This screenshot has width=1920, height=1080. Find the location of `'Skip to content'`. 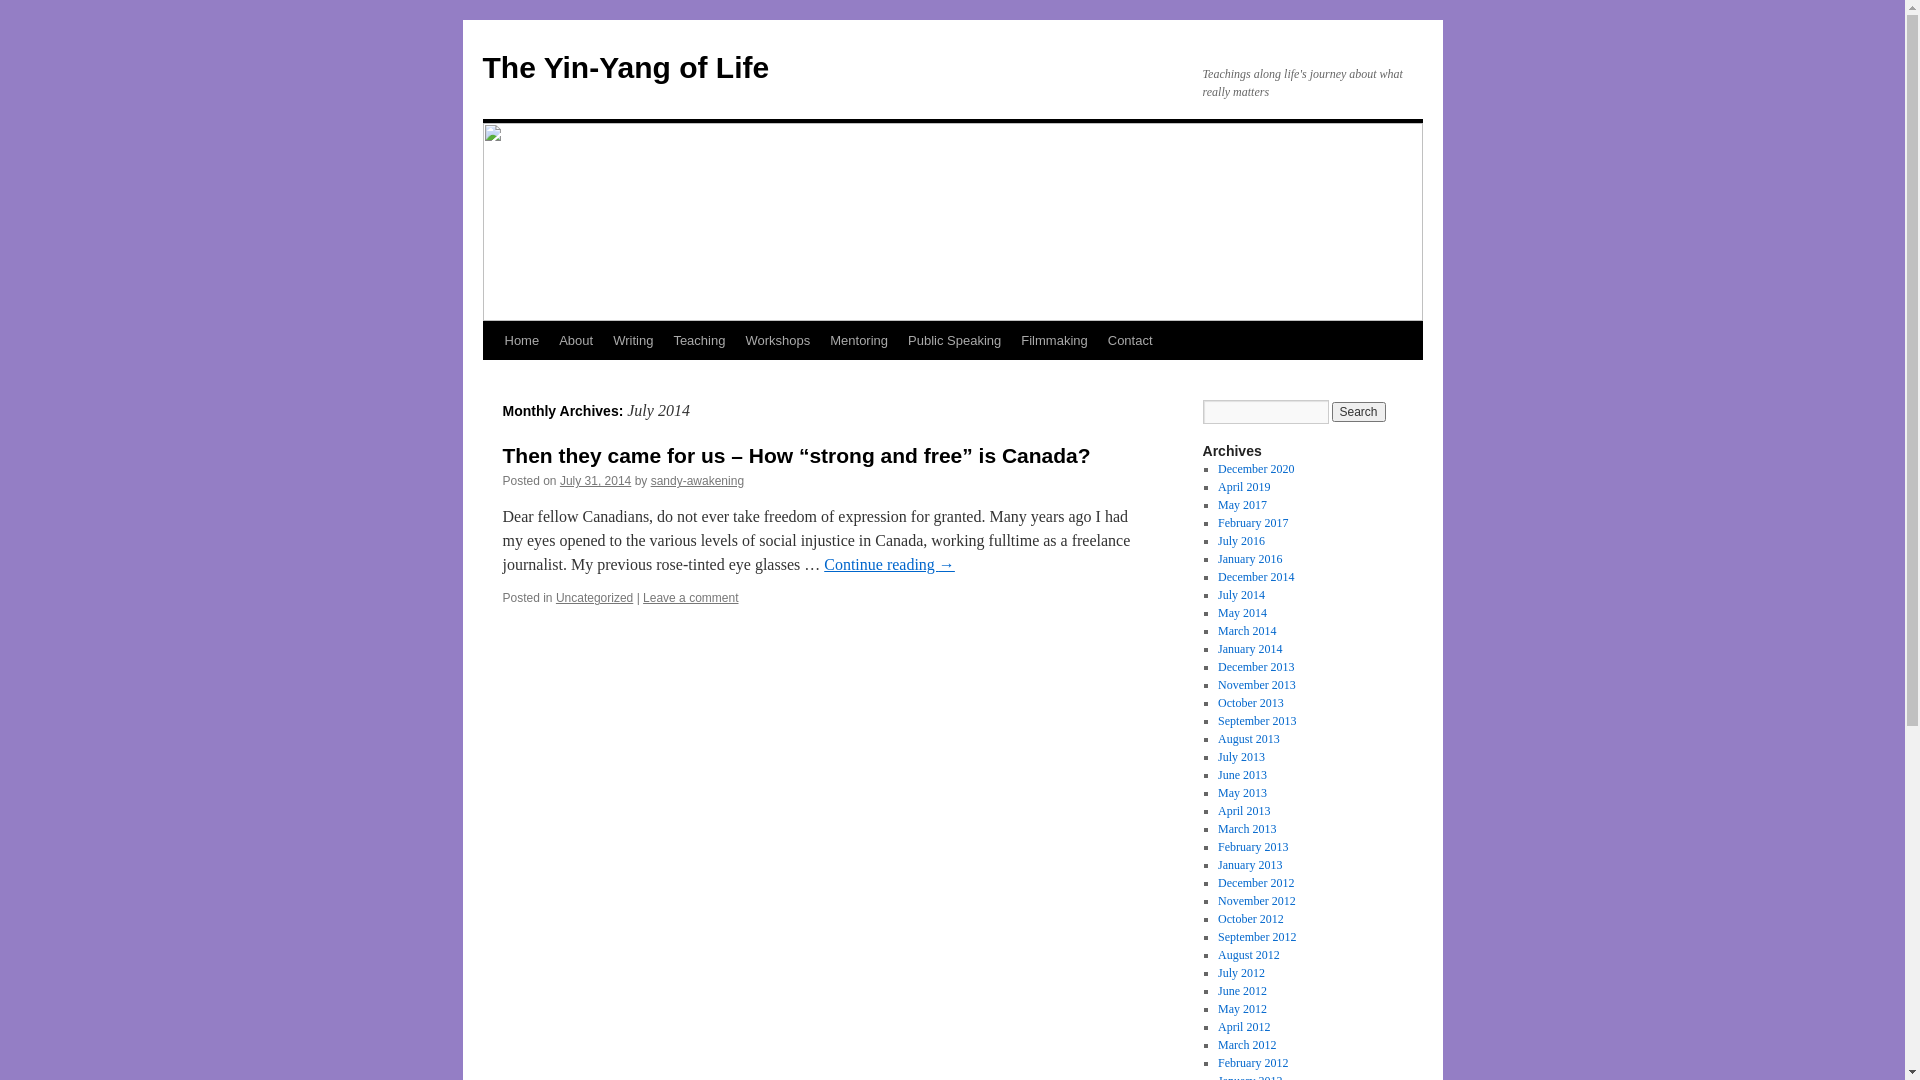

'Skip to content' is located at coordinates (491, 378).